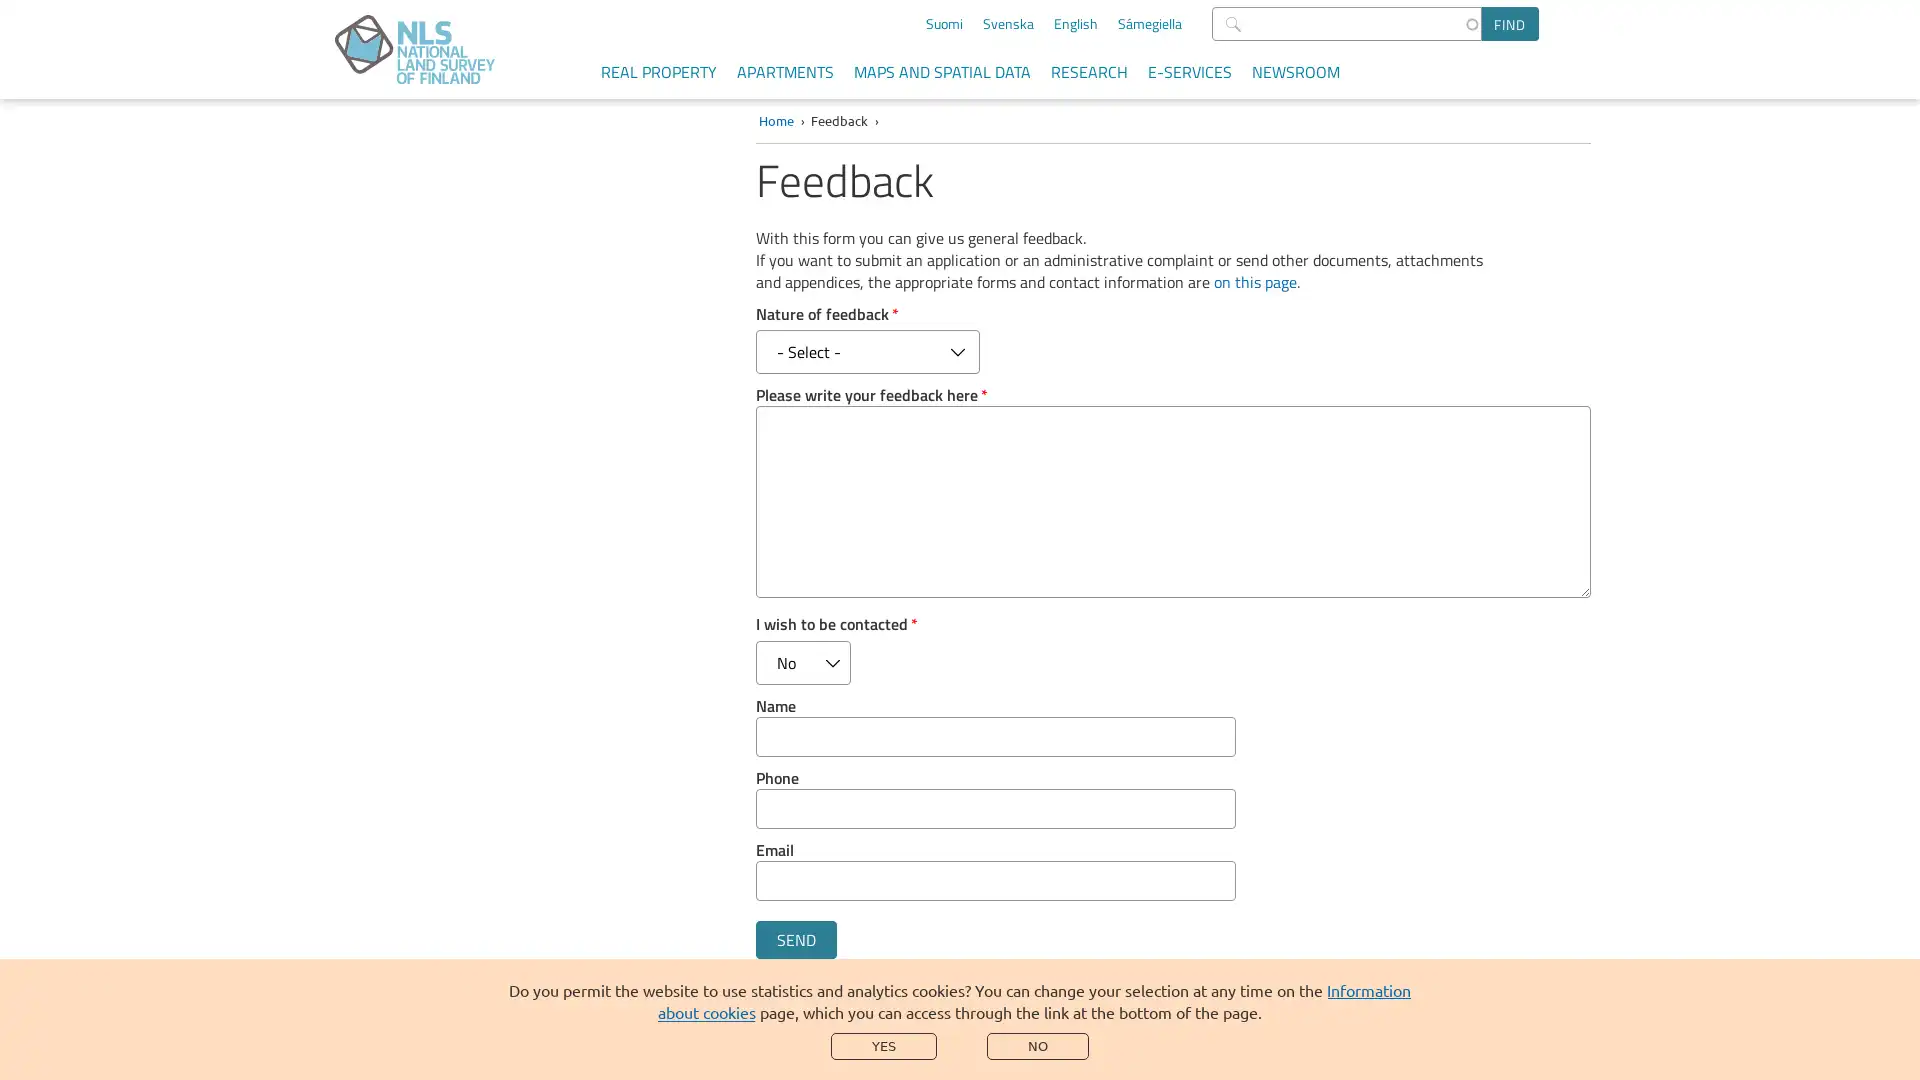 Image resolution: width=1920 pixels, height=1080 pixels. What do you see at coordinates (1510, 23) in the screenshot?
I see `Find` at bounding box center [1510, 23].